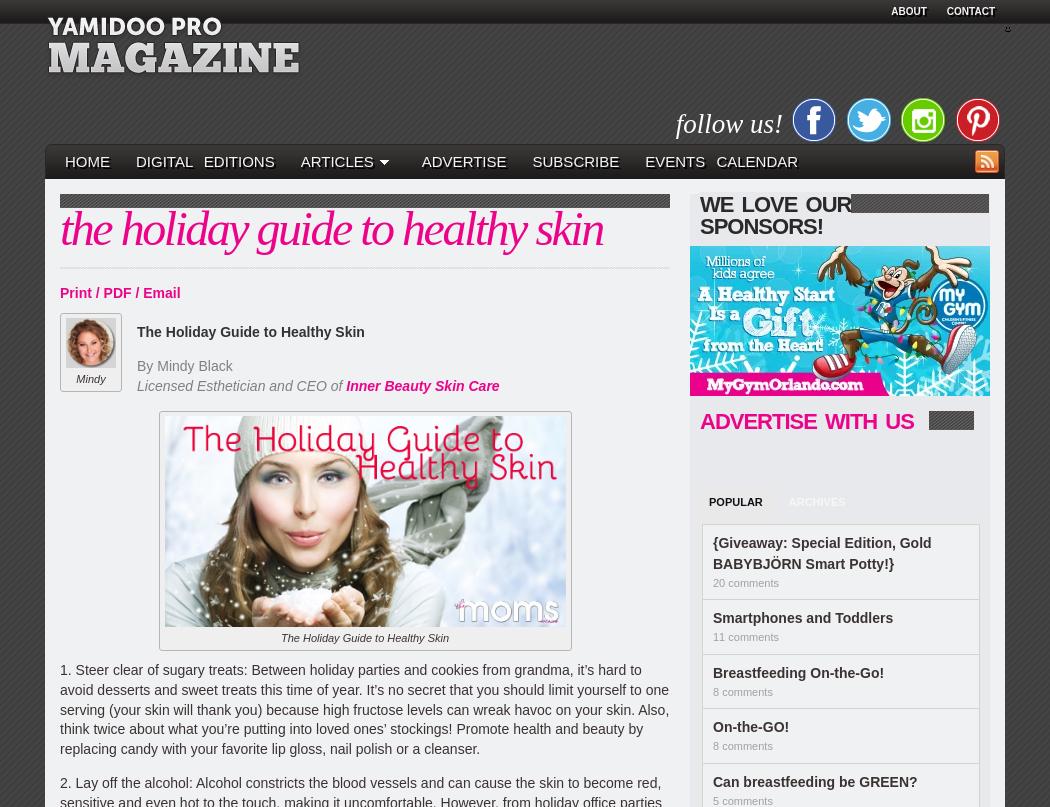 This screenshot has width=1050, height=807. I want to click on '1. Steer clear of sugary treats: Between holiday parties and cookies from grandma, it’s hard to avoid desserts and sweet treats this time of year. It’s no secret that you should limit yourself to one serving (your skin will thank you) because high fructose levels can wreak havoc on your skin. Also, think twice about what you’re putting into loved ones’ stockings! Promote health and beauty by replacing candy with your favorite lip gloss, nail polish or a cleanser.', so click(363, 709).